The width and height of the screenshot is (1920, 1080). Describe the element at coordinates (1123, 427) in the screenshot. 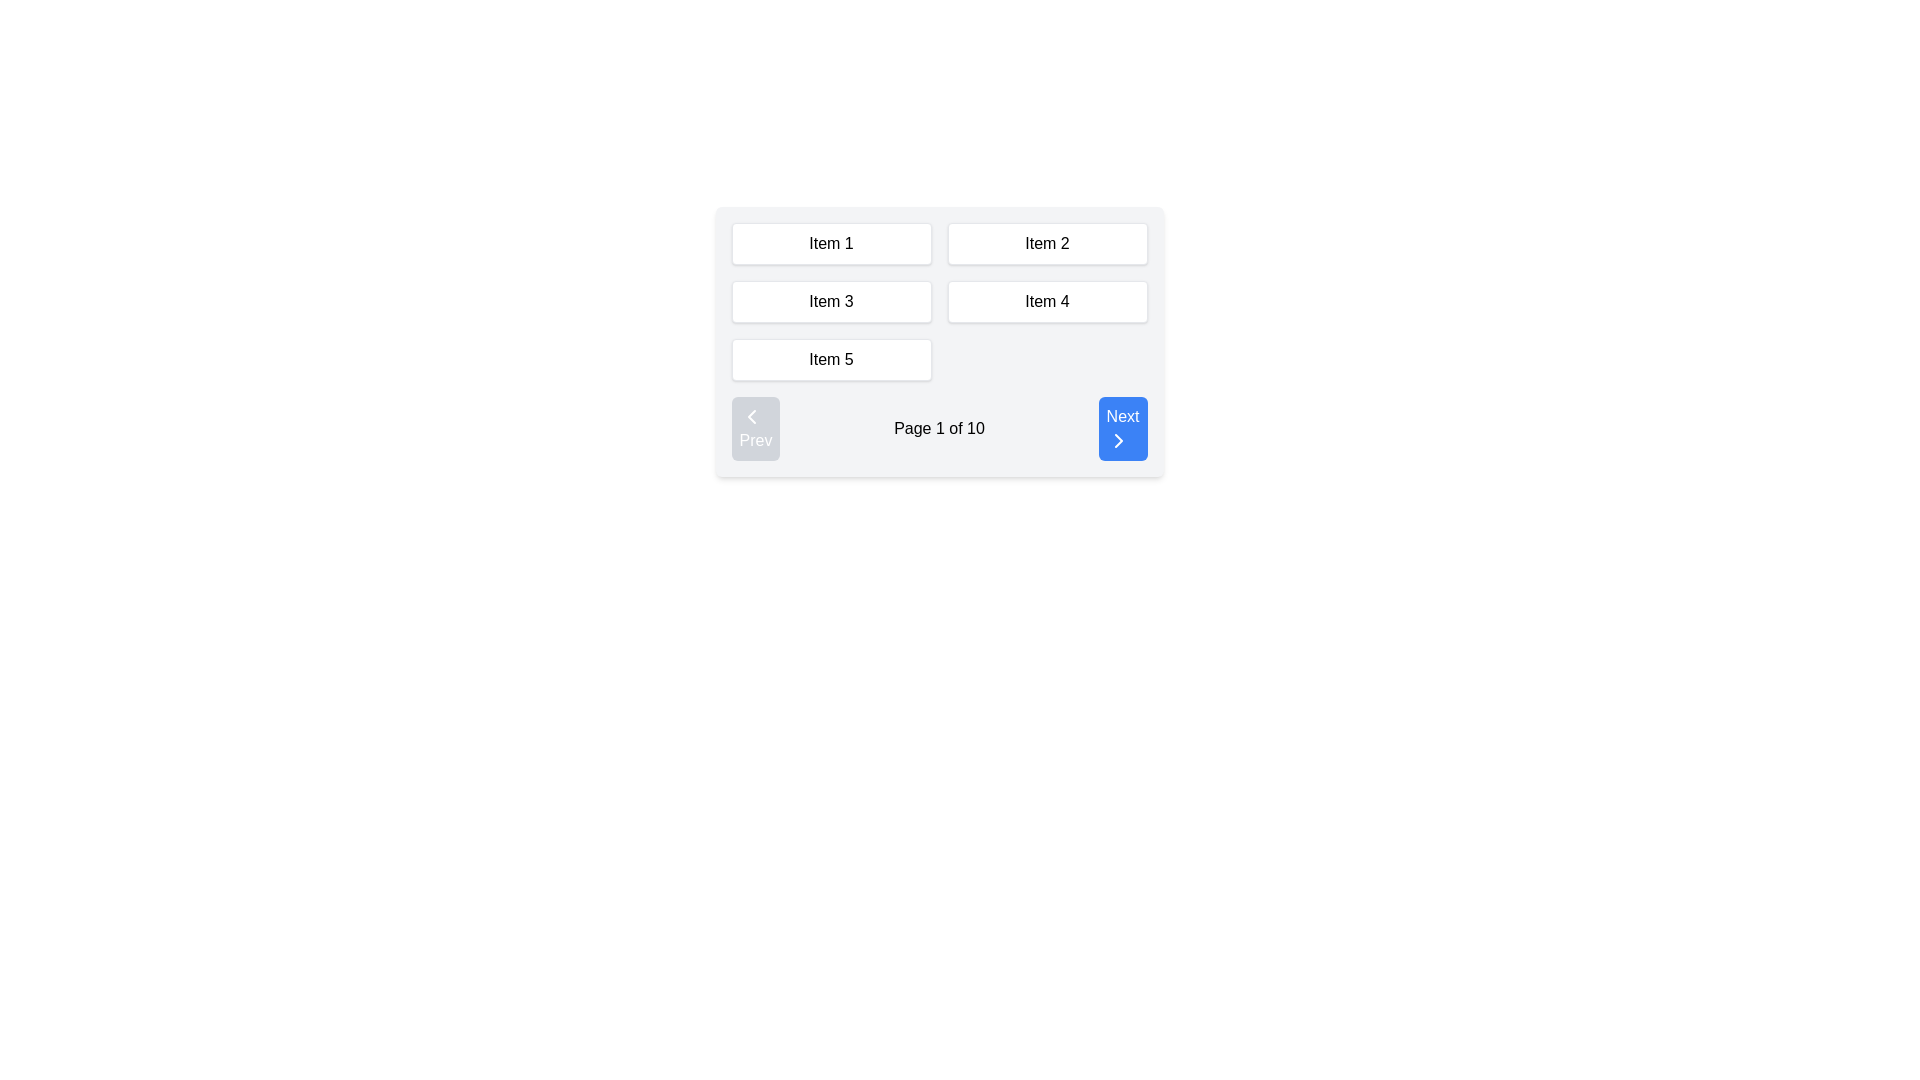

I see `the 'Next' button located at the bottom-right corner of the pagination control` at that location.